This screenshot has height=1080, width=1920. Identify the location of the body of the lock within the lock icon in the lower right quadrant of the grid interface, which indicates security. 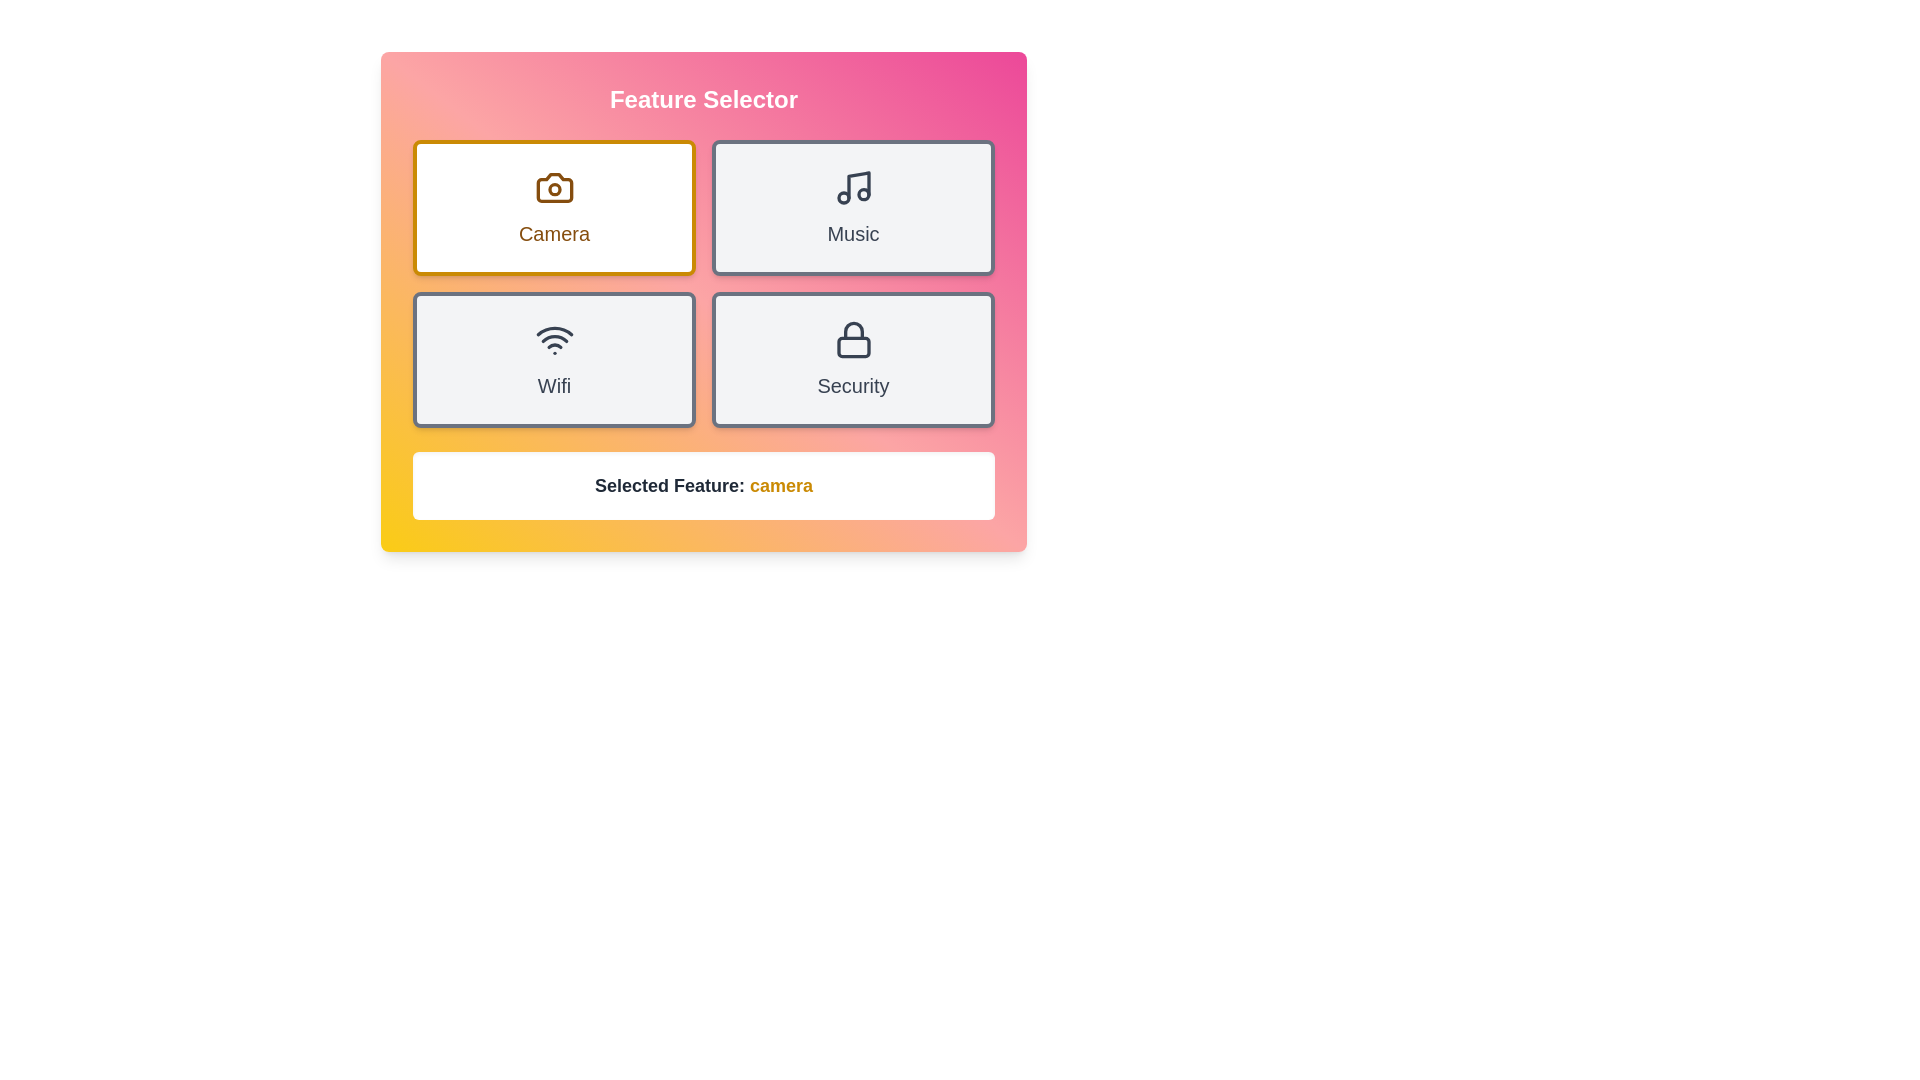
(853, 346).